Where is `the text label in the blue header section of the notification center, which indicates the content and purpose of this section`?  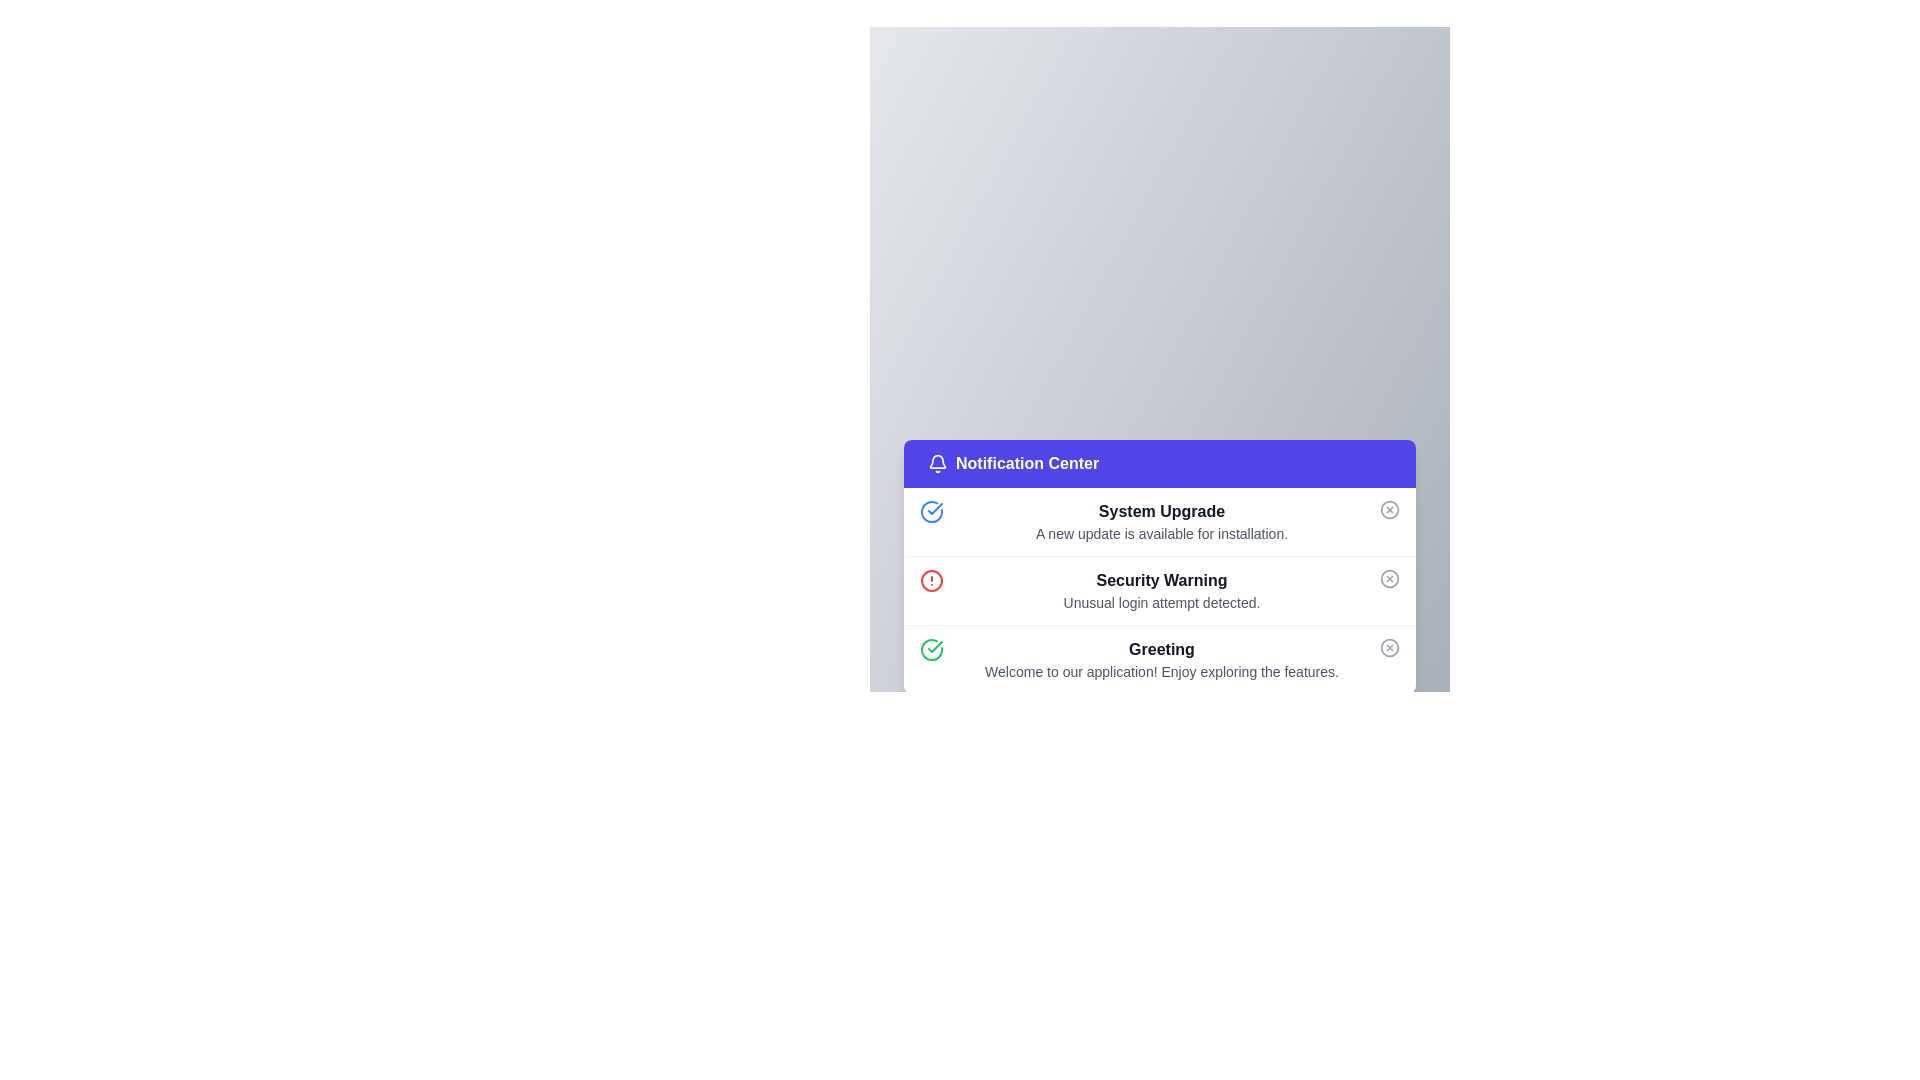 the text label in the blue header section of the notification center, which indicates the content and purpose of this section is located at coordinates (1013, 463).